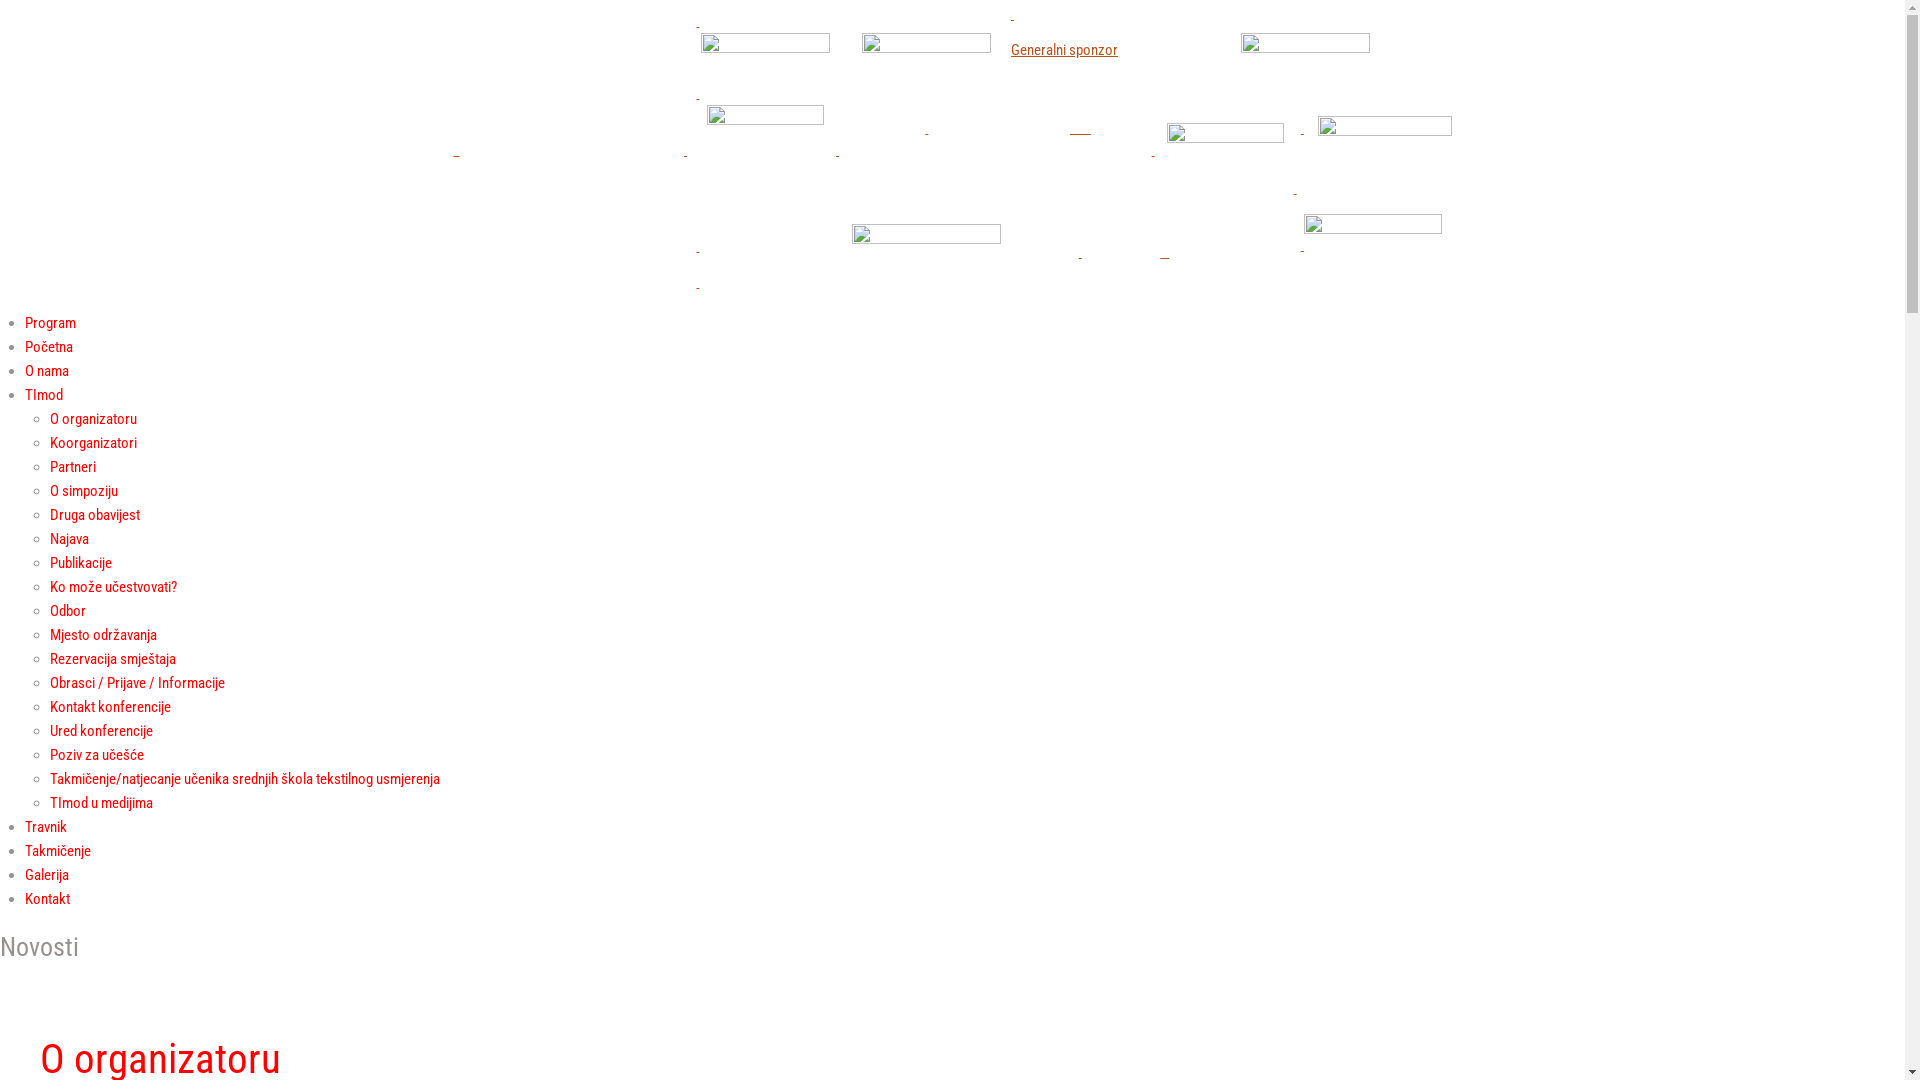 Image resolution: width=1920 pixels, height=1080 pixels. Describe the element at coordinates (80, 563) in the screenshot. I see `'Publikacije'` at that location.